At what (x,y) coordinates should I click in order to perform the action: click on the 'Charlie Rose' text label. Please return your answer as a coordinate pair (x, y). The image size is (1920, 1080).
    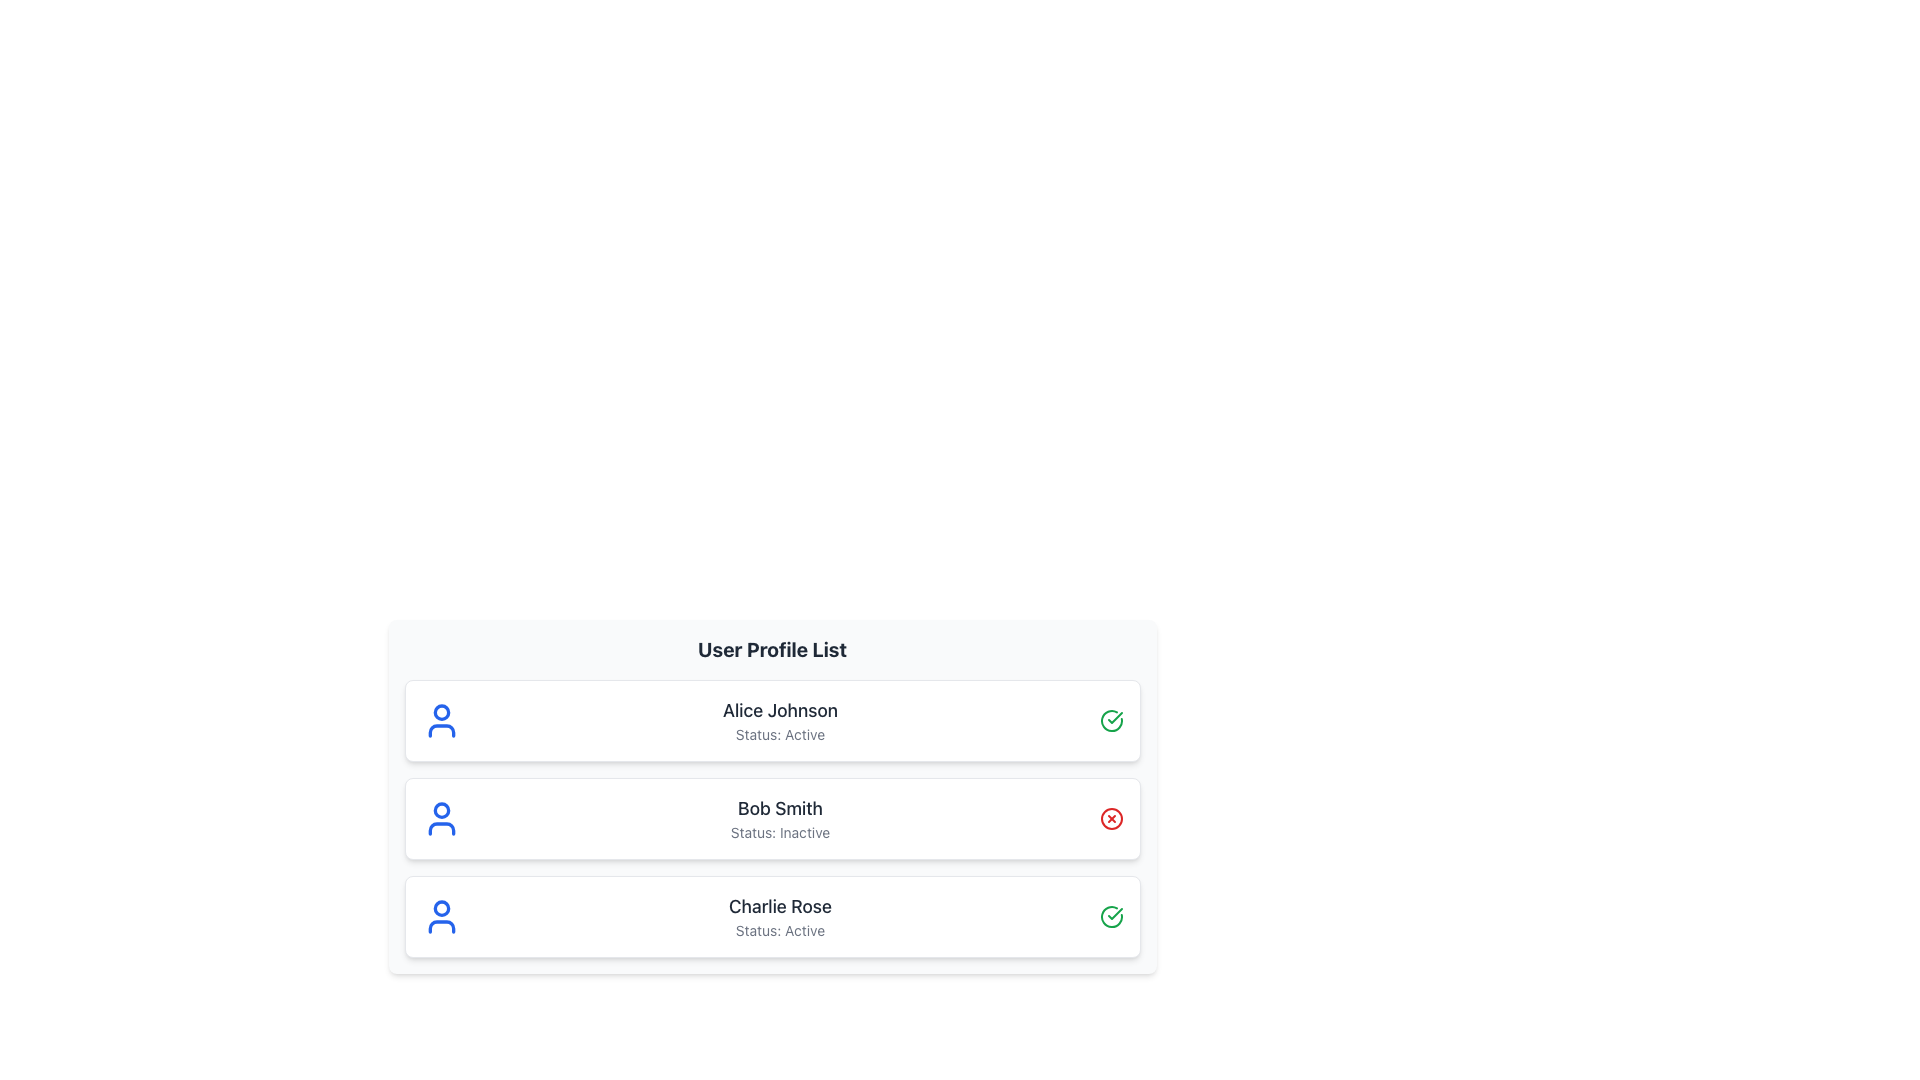
    Looking at the image, I should click on (779, 917).